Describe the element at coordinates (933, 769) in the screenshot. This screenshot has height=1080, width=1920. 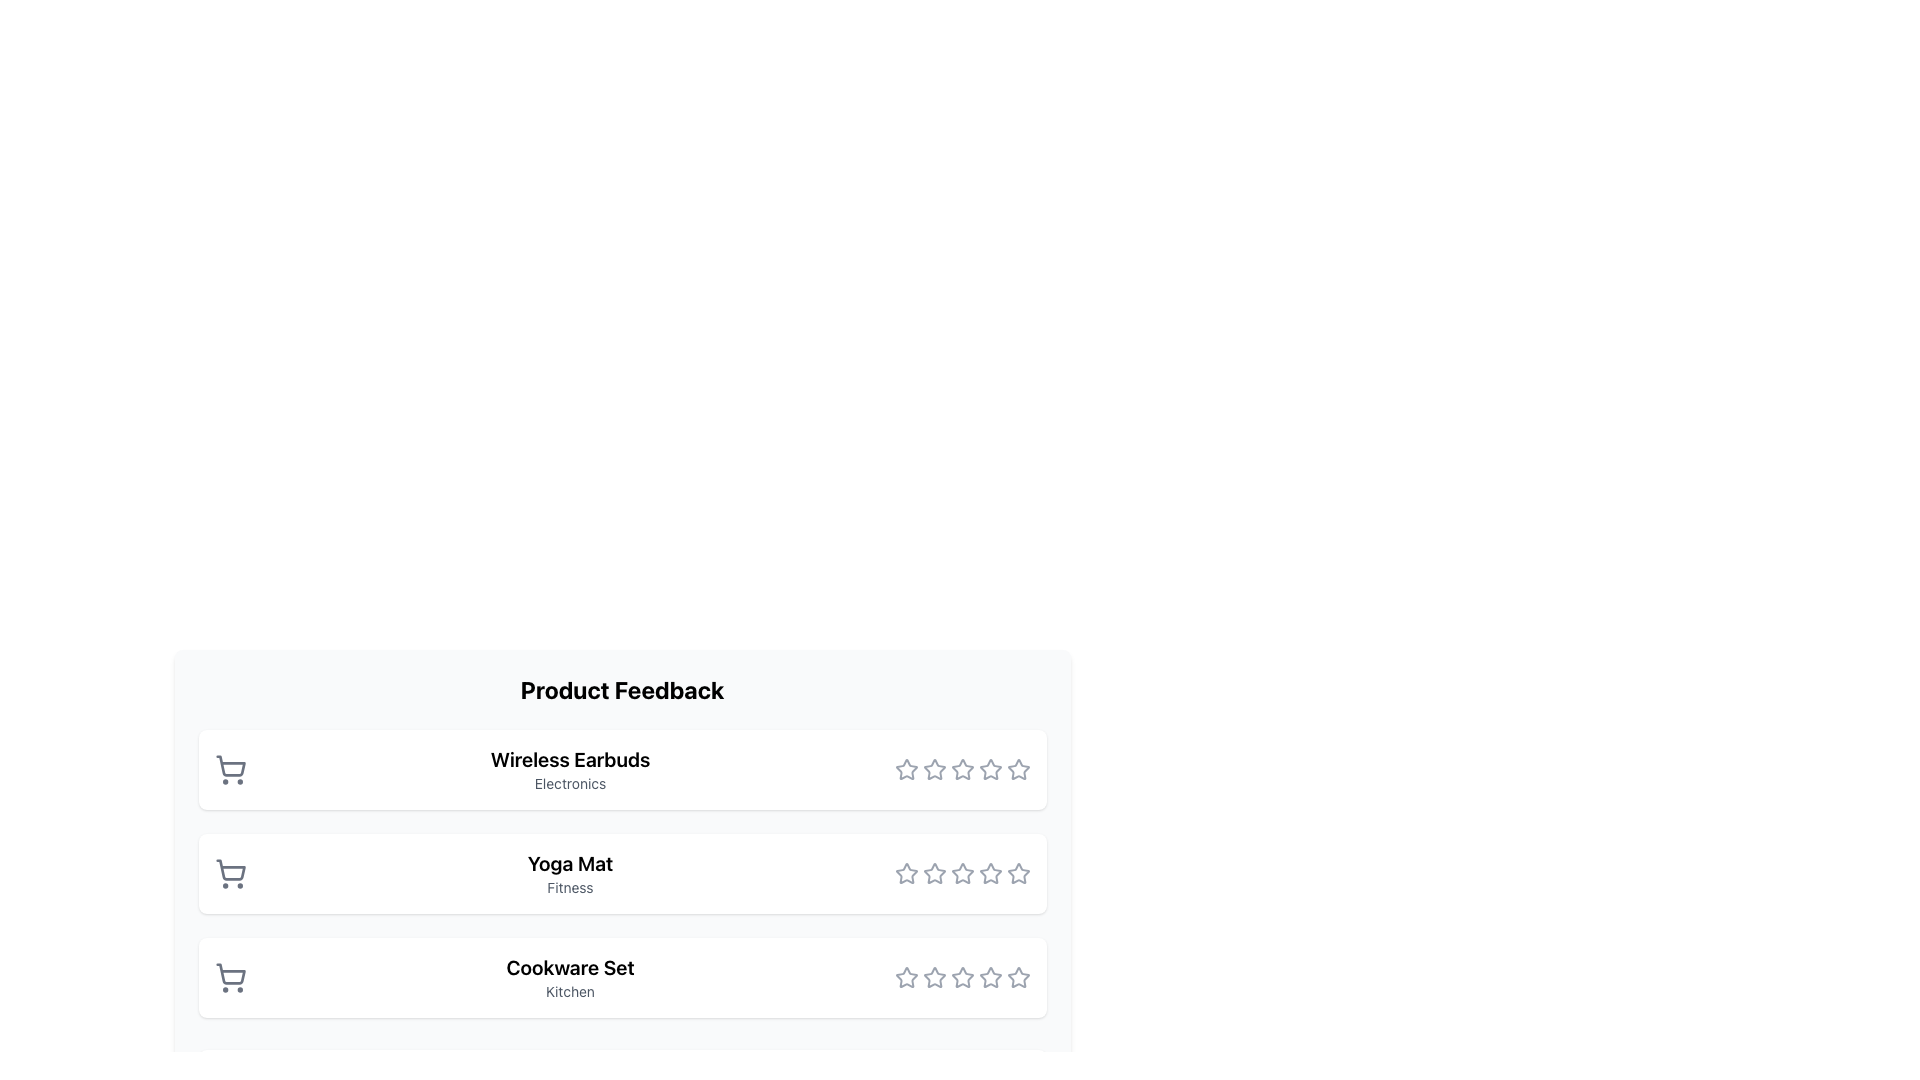
I see `the third star icon in the rating section` at that location.